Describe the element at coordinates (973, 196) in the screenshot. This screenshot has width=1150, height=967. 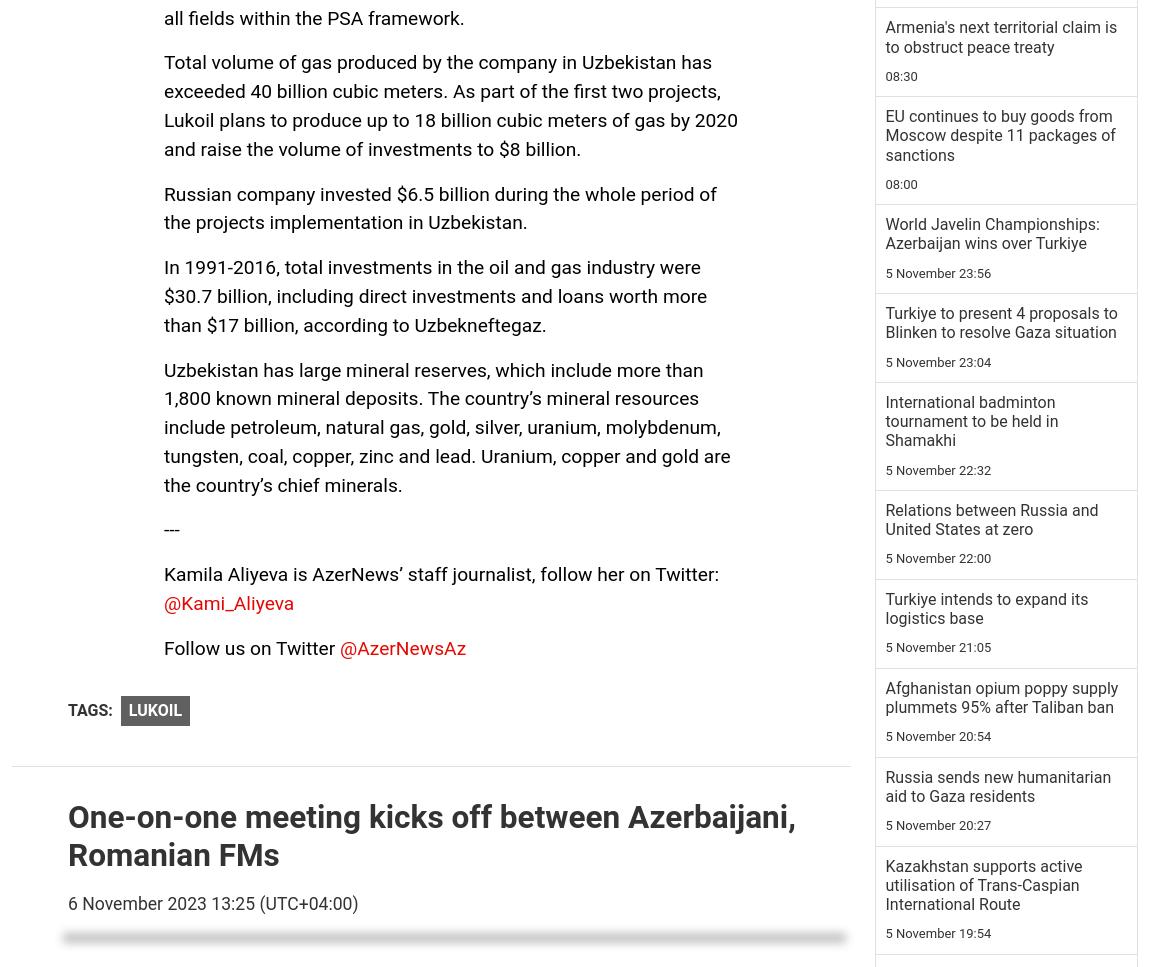
I see `'Azerbaijani karate fighter becomes five-time world champion'` at that location.